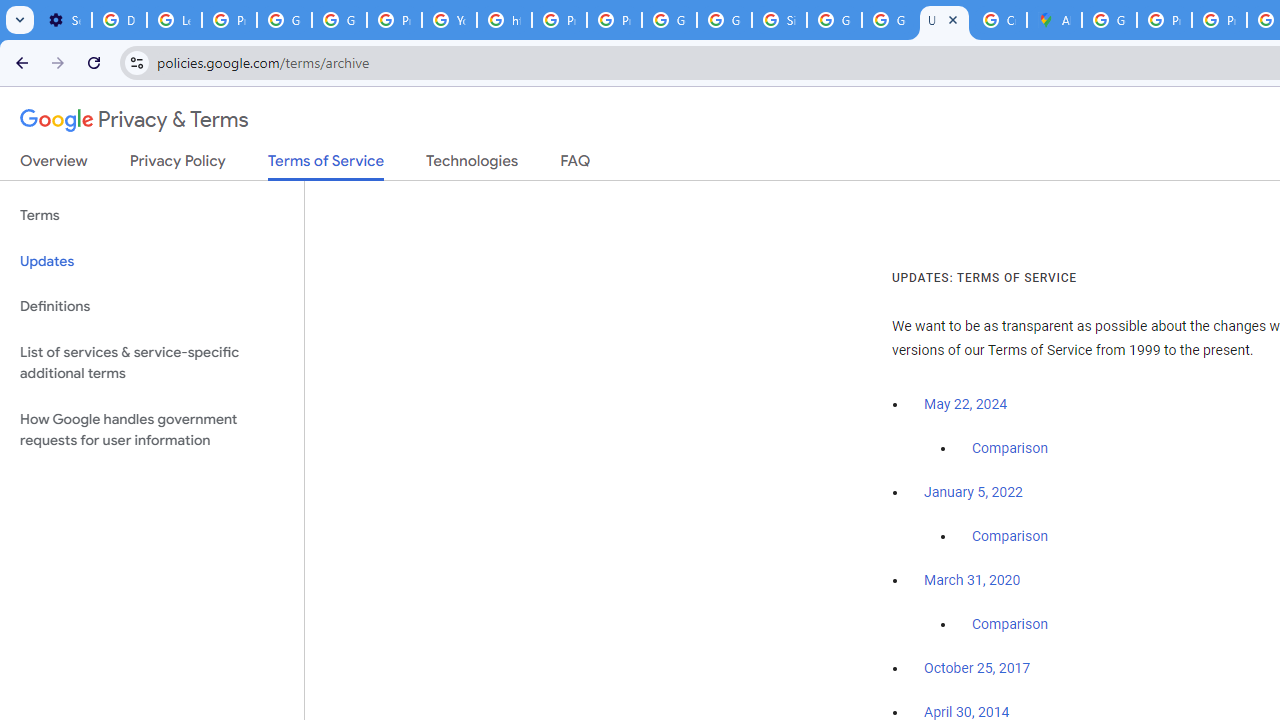 The height and width of the screenshot is (720, 1280). I want to click on 'Delete photos & videos - Computer - Google Photos Help', so click(118, 20).